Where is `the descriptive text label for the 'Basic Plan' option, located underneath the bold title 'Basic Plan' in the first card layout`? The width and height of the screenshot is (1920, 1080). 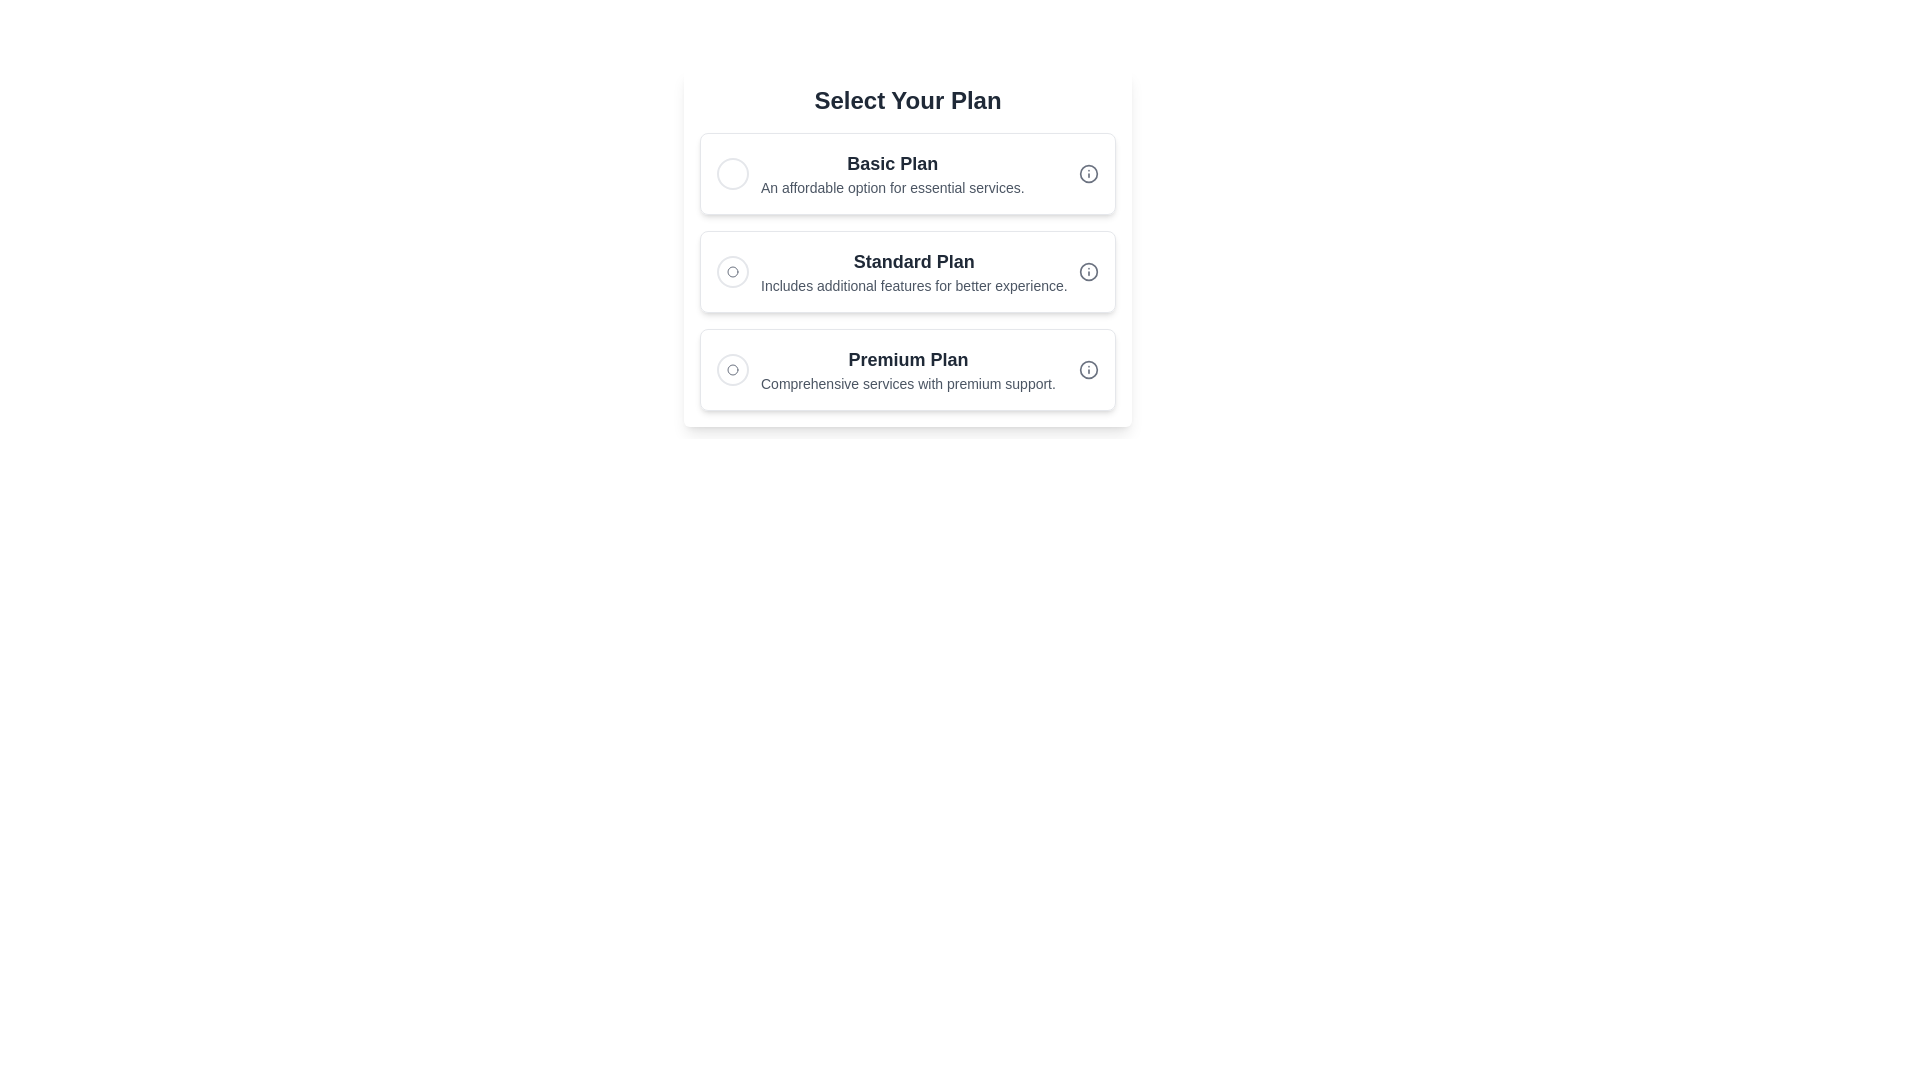 the descriptive text label for the 'Basic Plan' option, located underneath the bold title 'Basic Plan' in the first card layout is located at coordinates (891, 188).